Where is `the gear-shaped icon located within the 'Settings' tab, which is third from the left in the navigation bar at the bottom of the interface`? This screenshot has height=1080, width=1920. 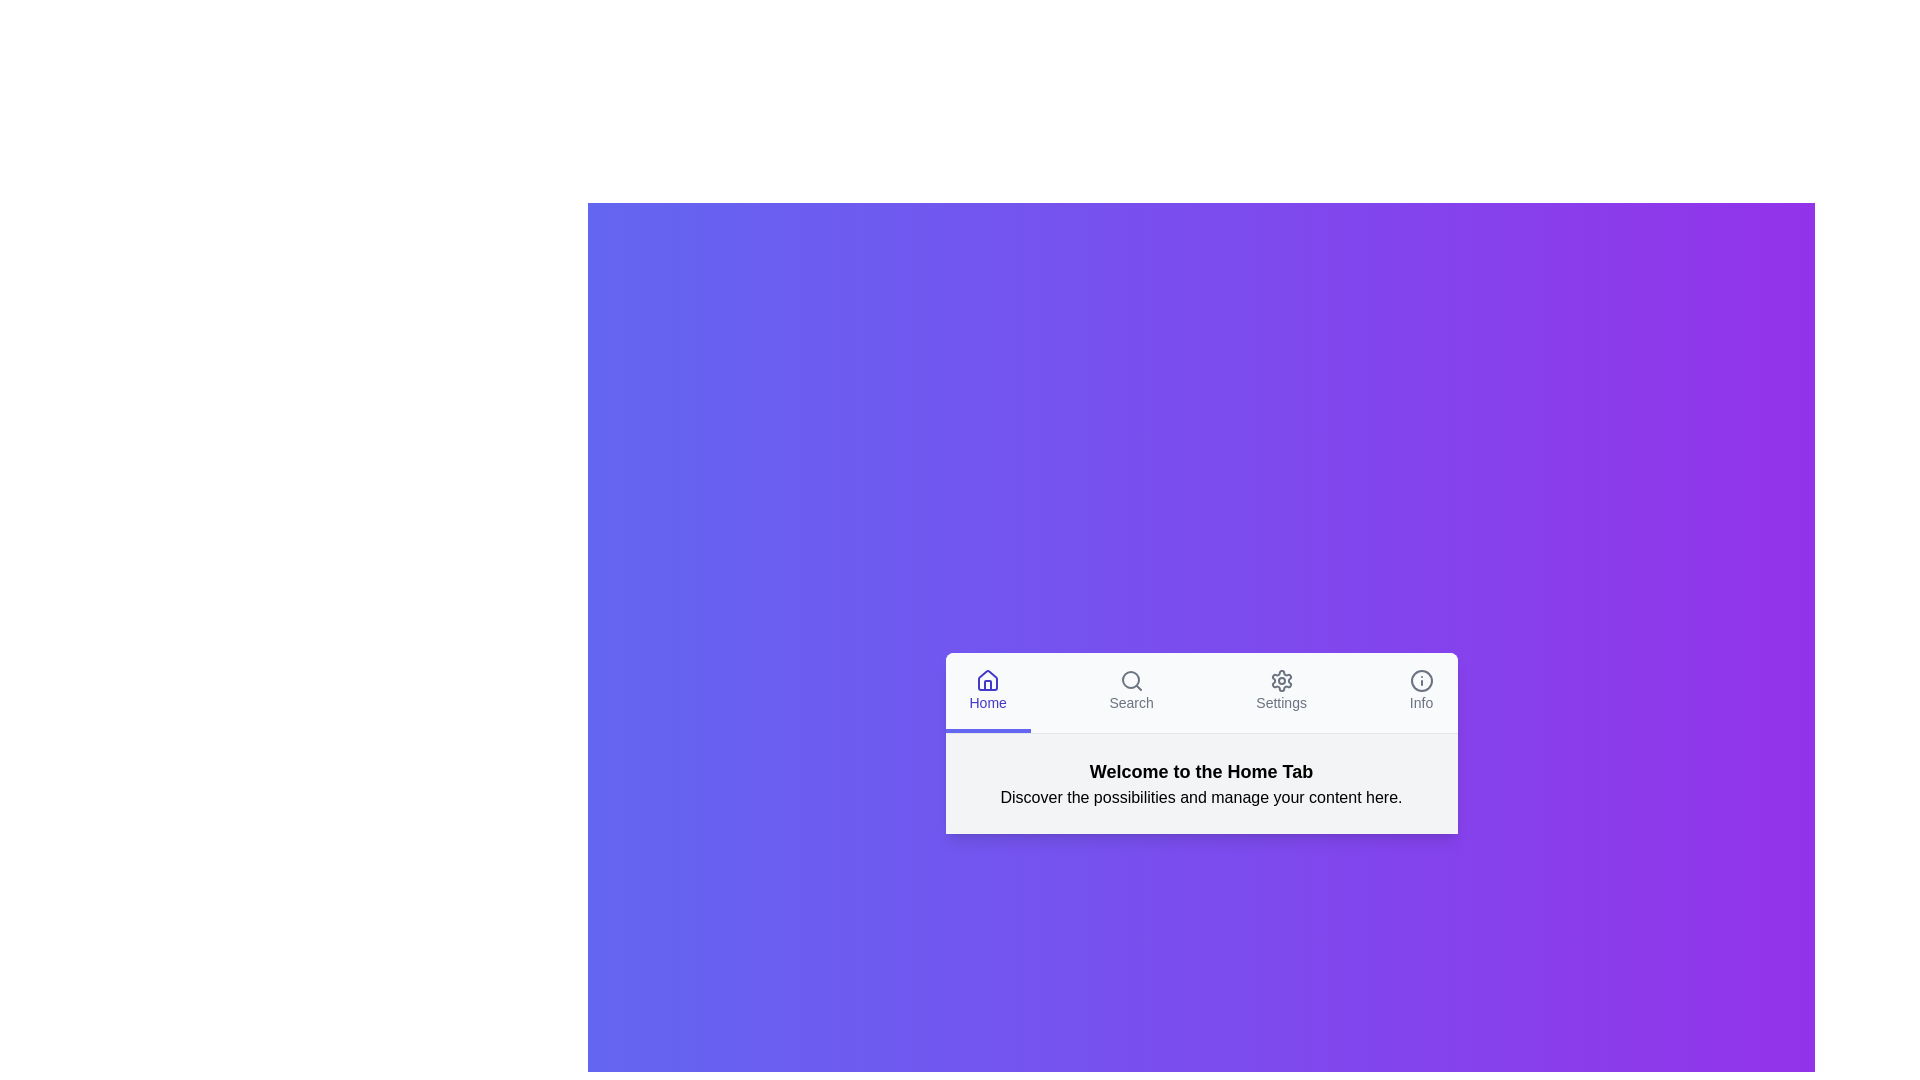 the gear-shaped icon located within the 'Settings' tab, which is third from the left in the navigation bar at the bottom of the interface is located at coordinates (1281, 679).